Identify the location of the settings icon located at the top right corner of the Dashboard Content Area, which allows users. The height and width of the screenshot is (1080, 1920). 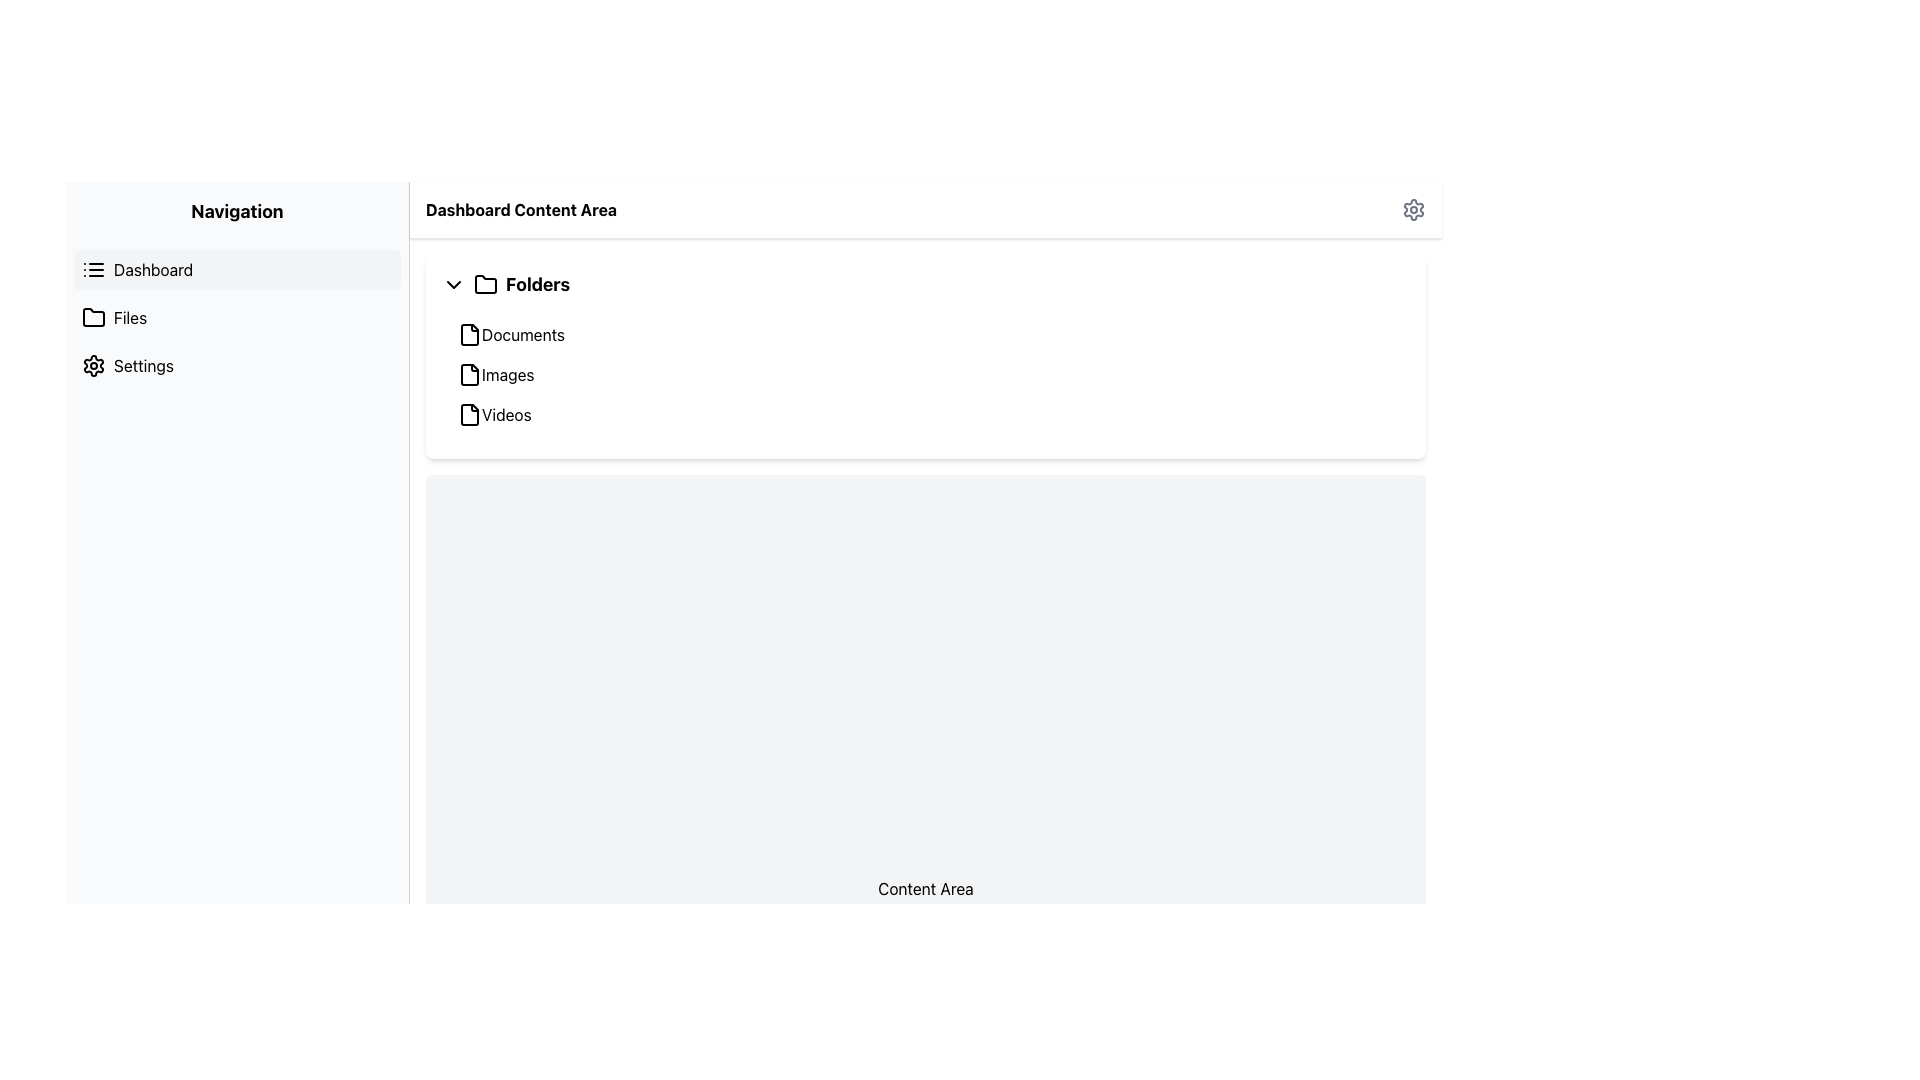
(1413, 209).